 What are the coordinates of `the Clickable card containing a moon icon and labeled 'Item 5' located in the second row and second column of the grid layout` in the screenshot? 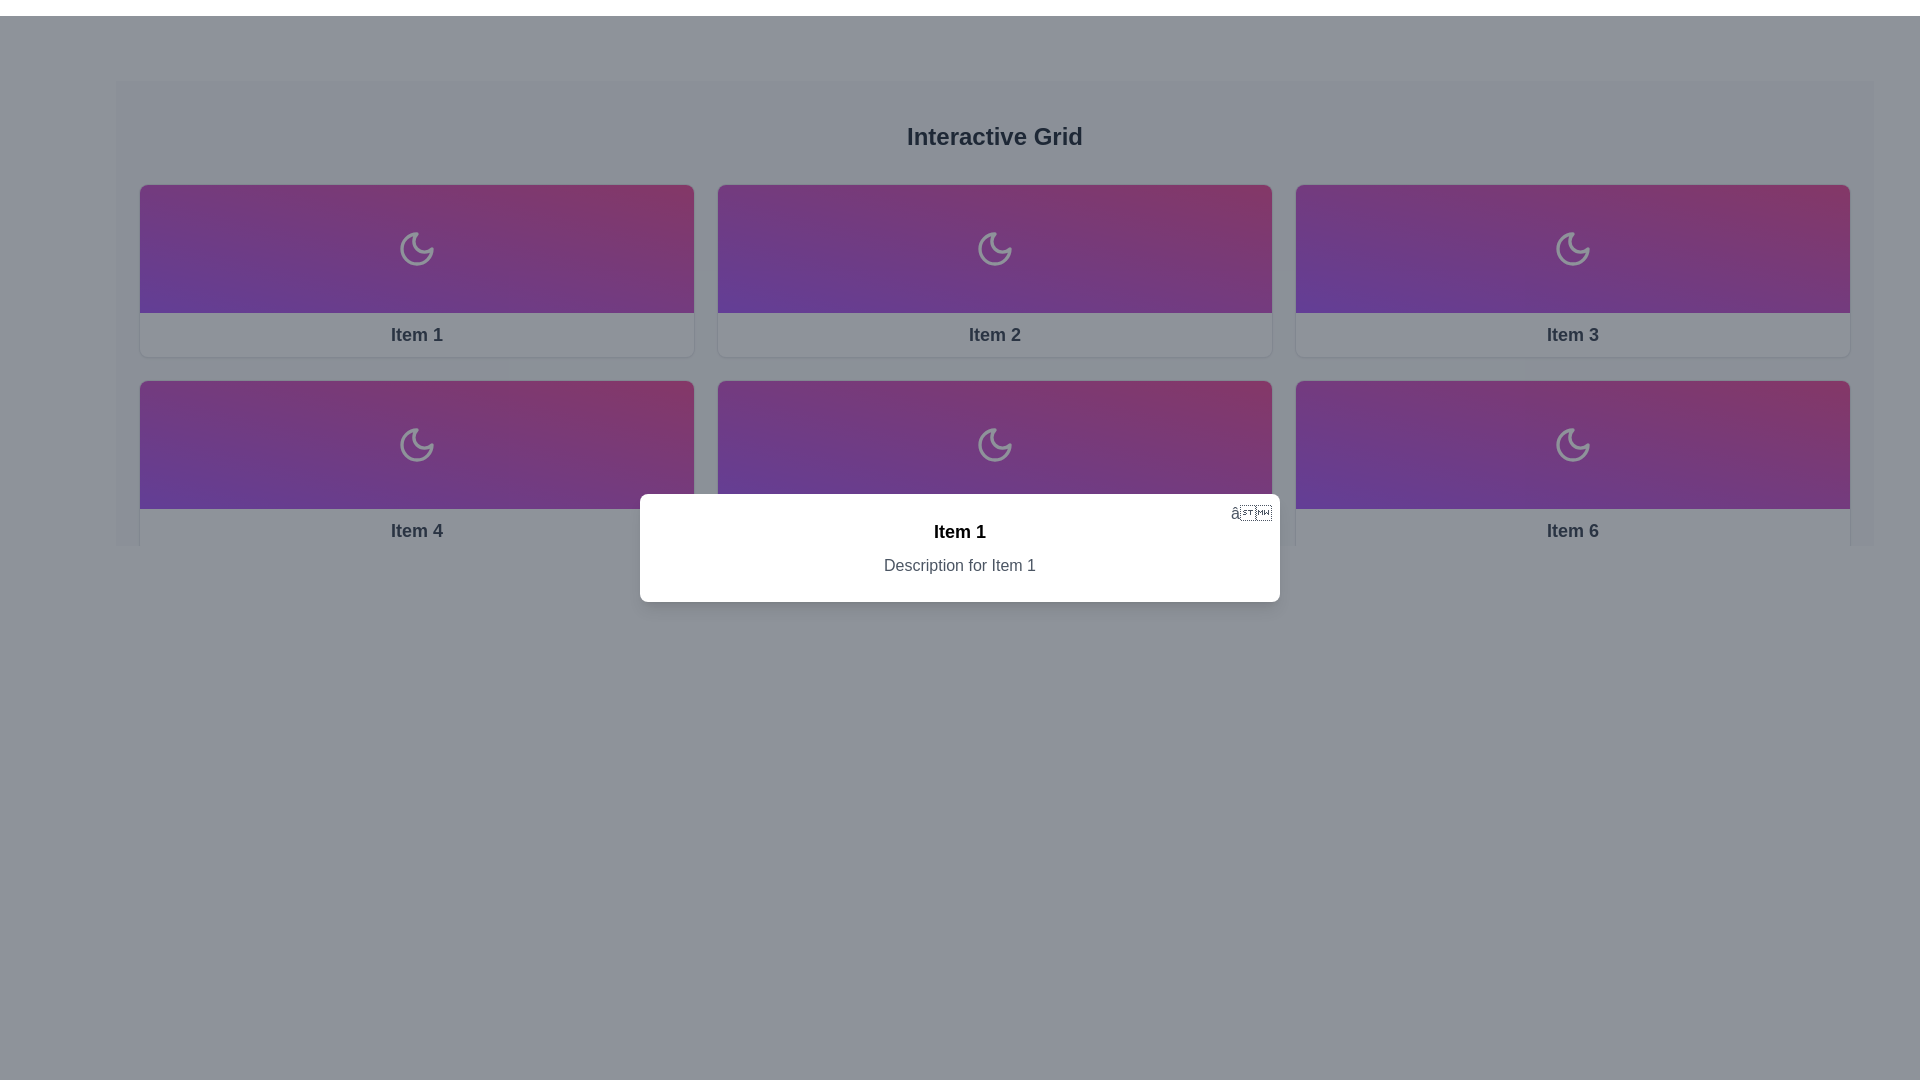 It's located at (994, 466).